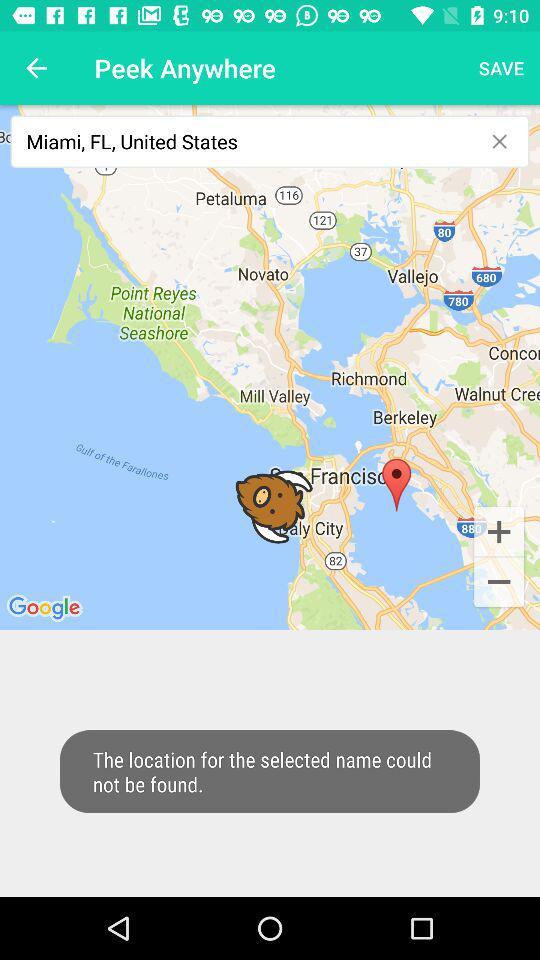 This screenshot has width=540, height=960. I want to click on the minus icon, so click(498, 583).